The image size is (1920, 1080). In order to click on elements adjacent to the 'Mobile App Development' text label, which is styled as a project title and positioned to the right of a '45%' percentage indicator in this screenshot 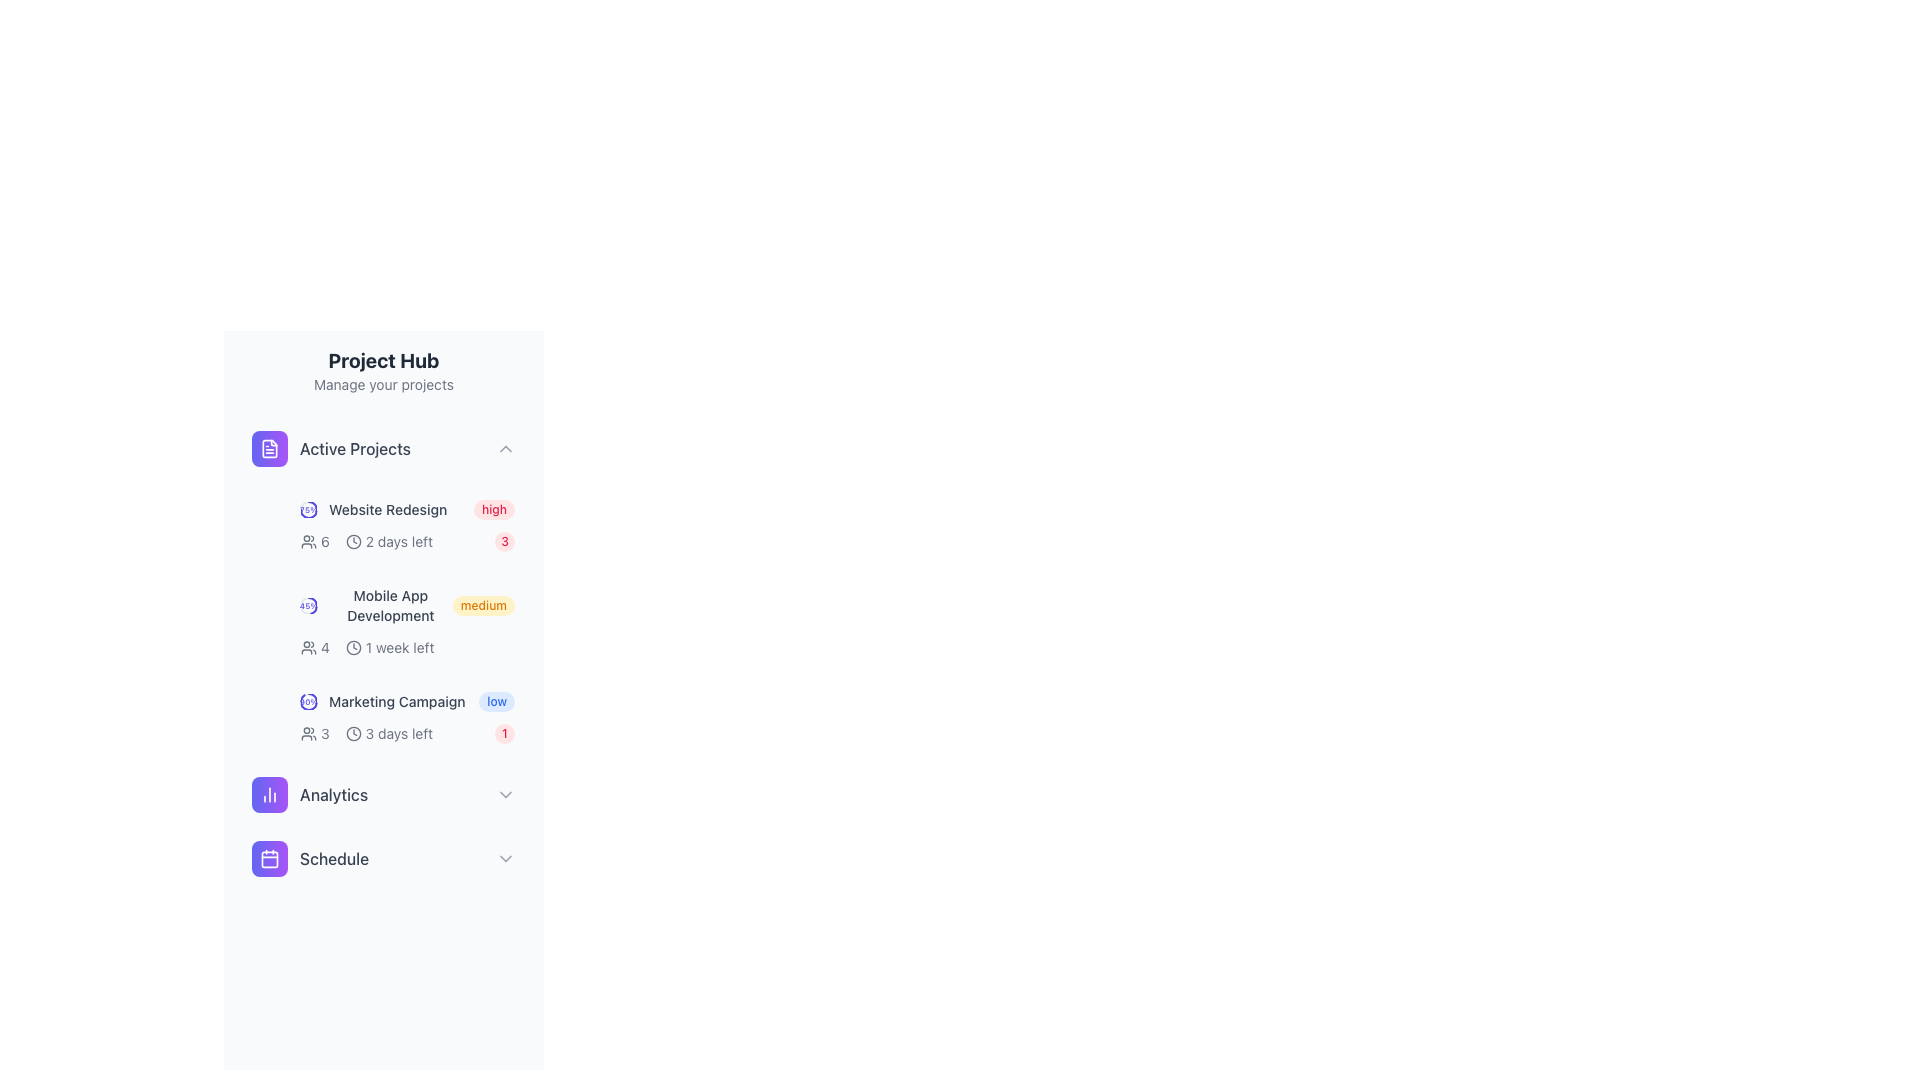, I will do `click(390, 604)`.